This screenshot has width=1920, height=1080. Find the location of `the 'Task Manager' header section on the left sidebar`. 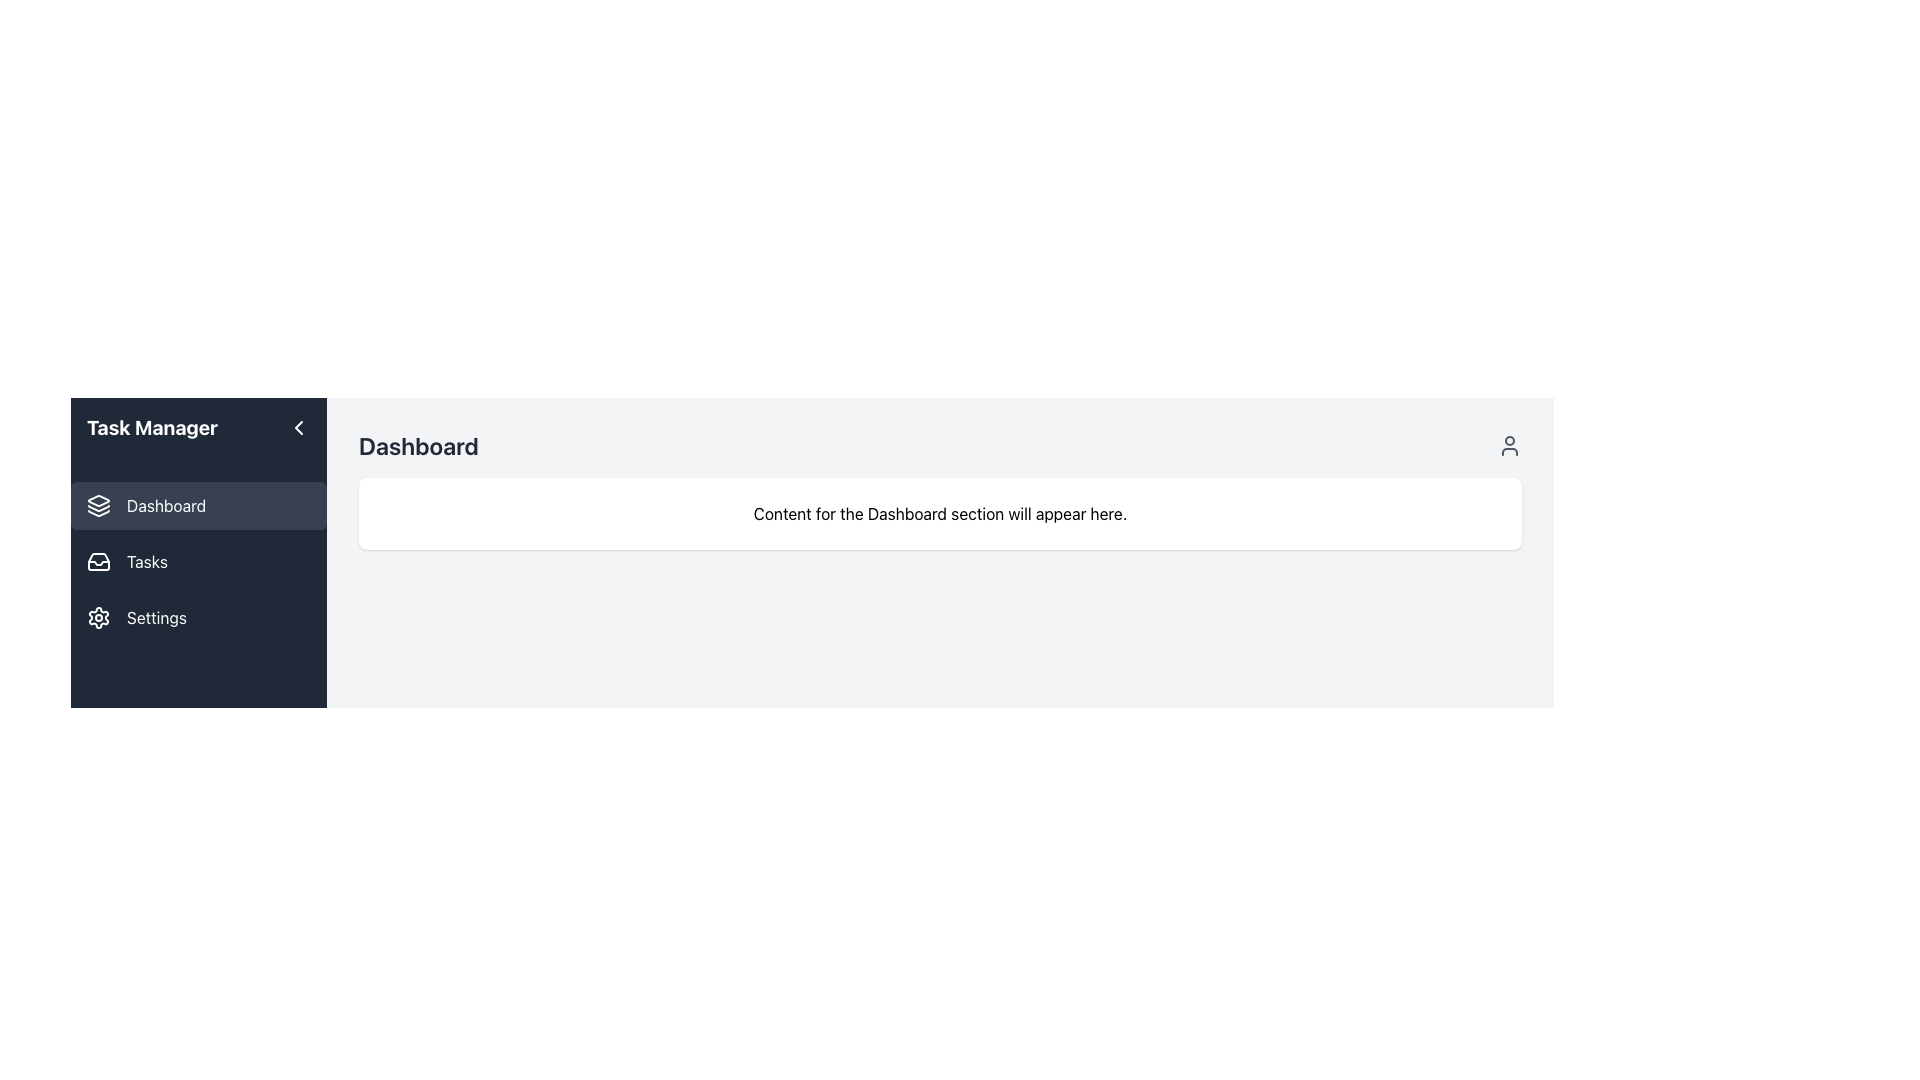

the 'Task Manager' header section on the left sidebar is located at coordinates (198, 427).